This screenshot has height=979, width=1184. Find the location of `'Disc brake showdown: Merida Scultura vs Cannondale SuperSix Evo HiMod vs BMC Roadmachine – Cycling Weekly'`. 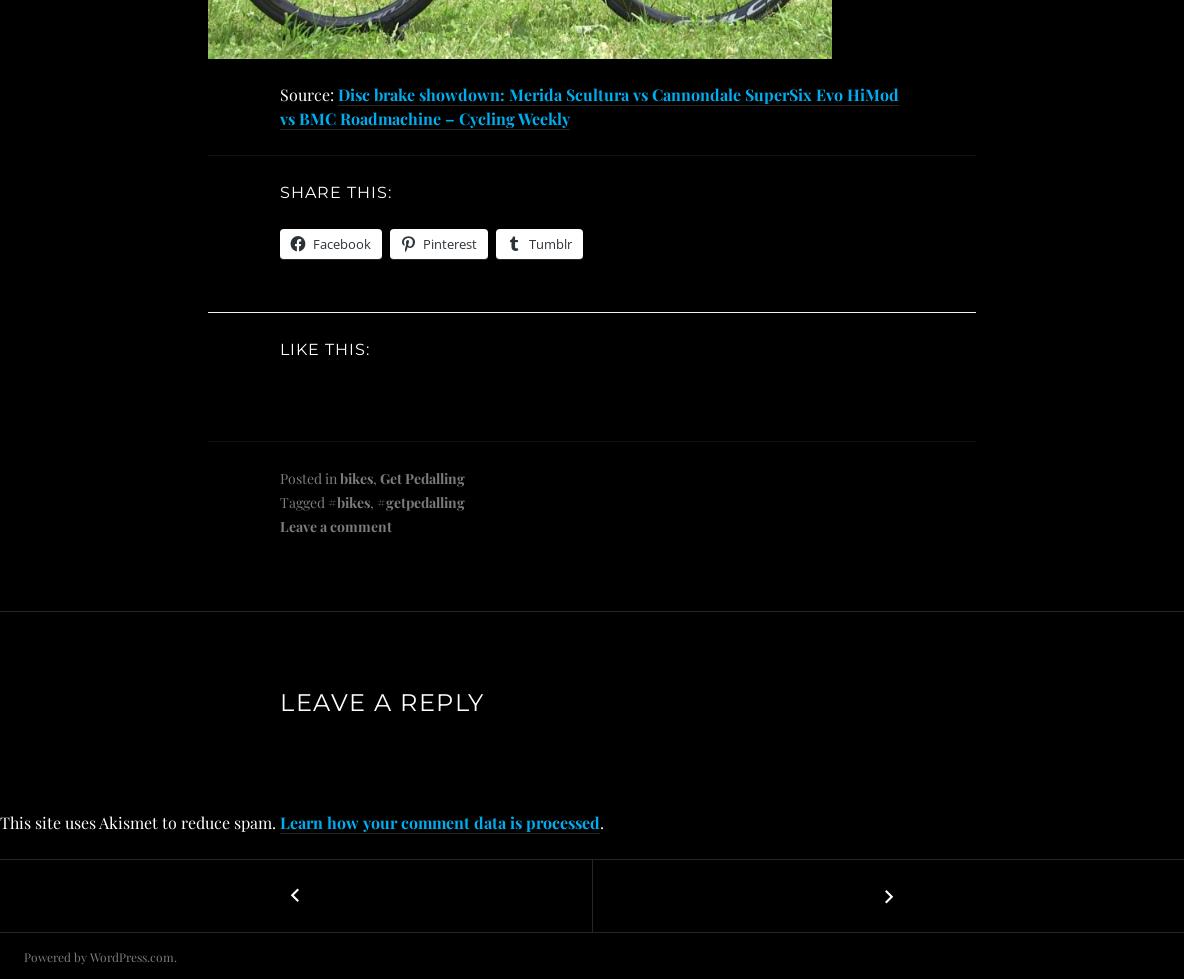

'Disc brake showdown: Merida Scultura vs Cannondale SuperSix Evo HiMod vs BMC Roadmachine – Cycling Weekly' is located at coordinates (589, 106).